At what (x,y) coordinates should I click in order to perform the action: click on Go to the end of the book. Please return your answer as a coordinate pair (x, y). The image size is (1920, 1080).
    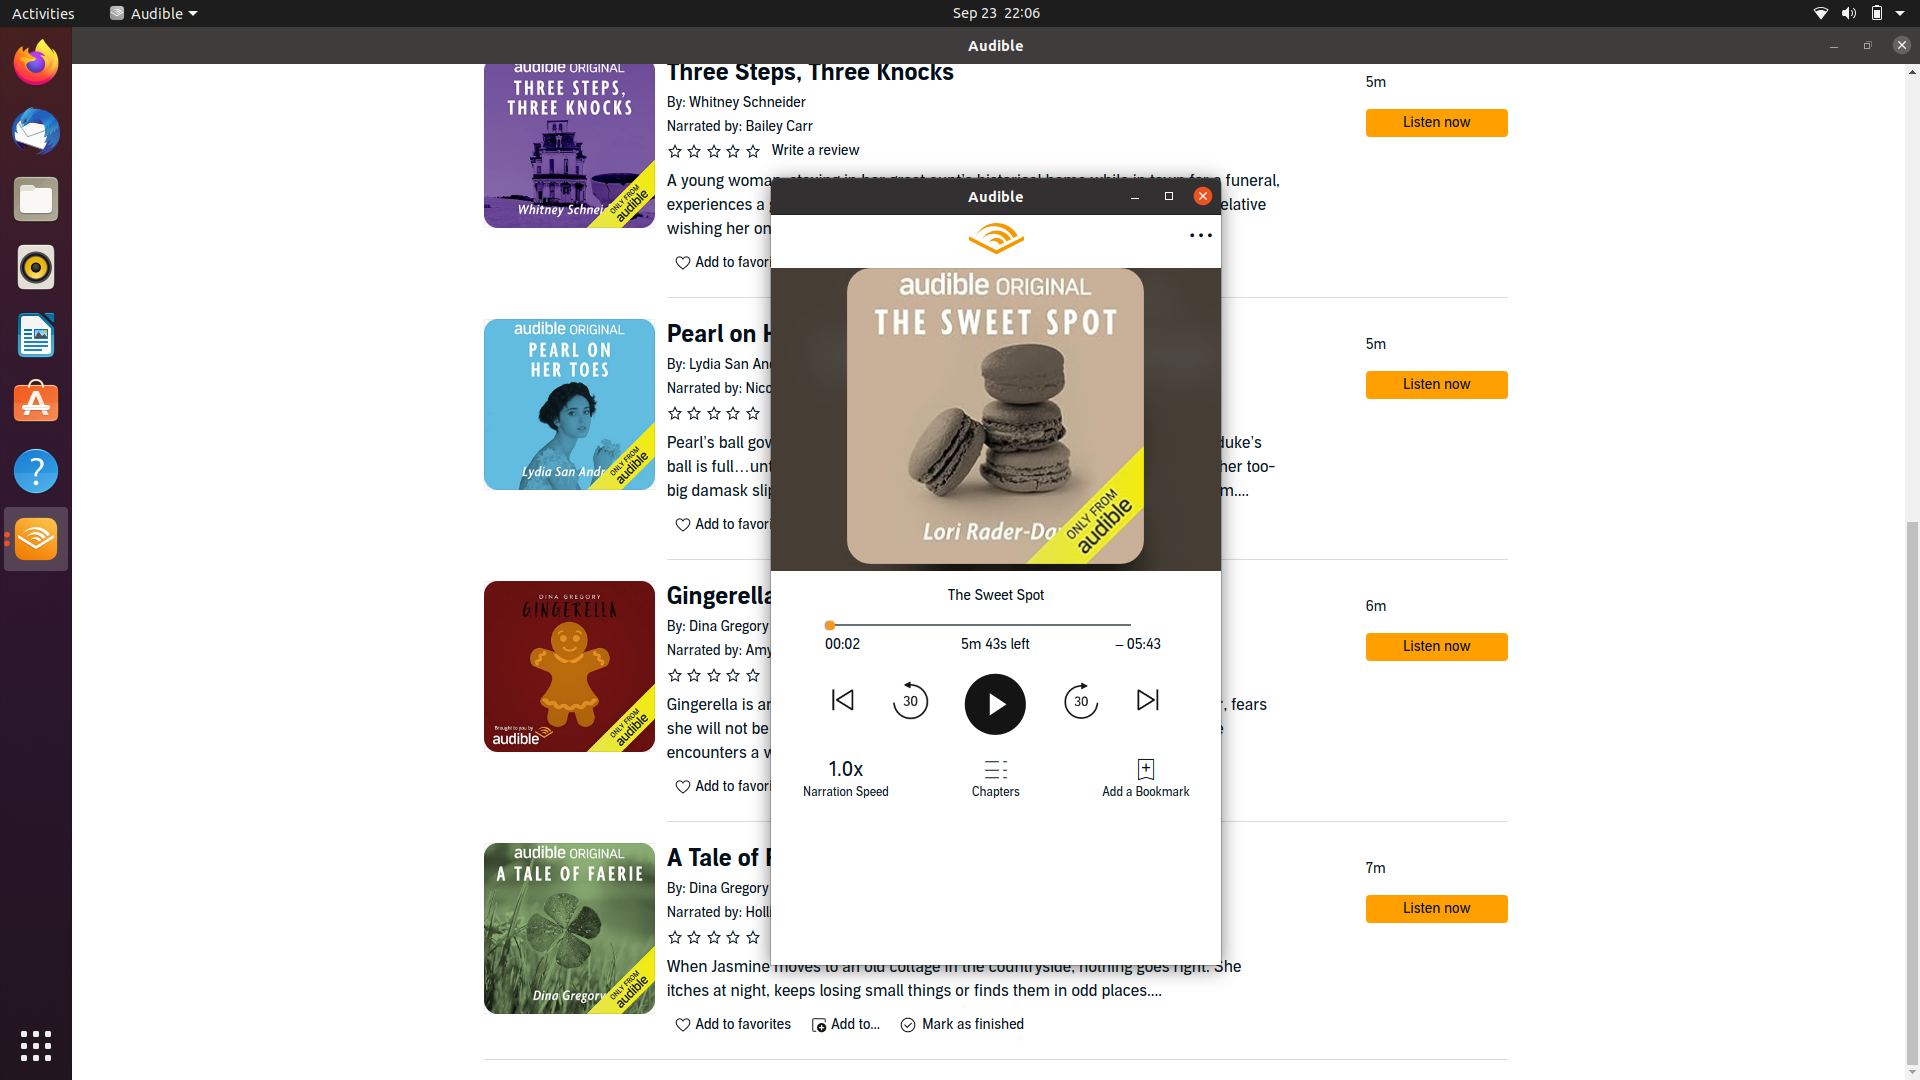
    Looking at the image, I should click on (1117, 623).